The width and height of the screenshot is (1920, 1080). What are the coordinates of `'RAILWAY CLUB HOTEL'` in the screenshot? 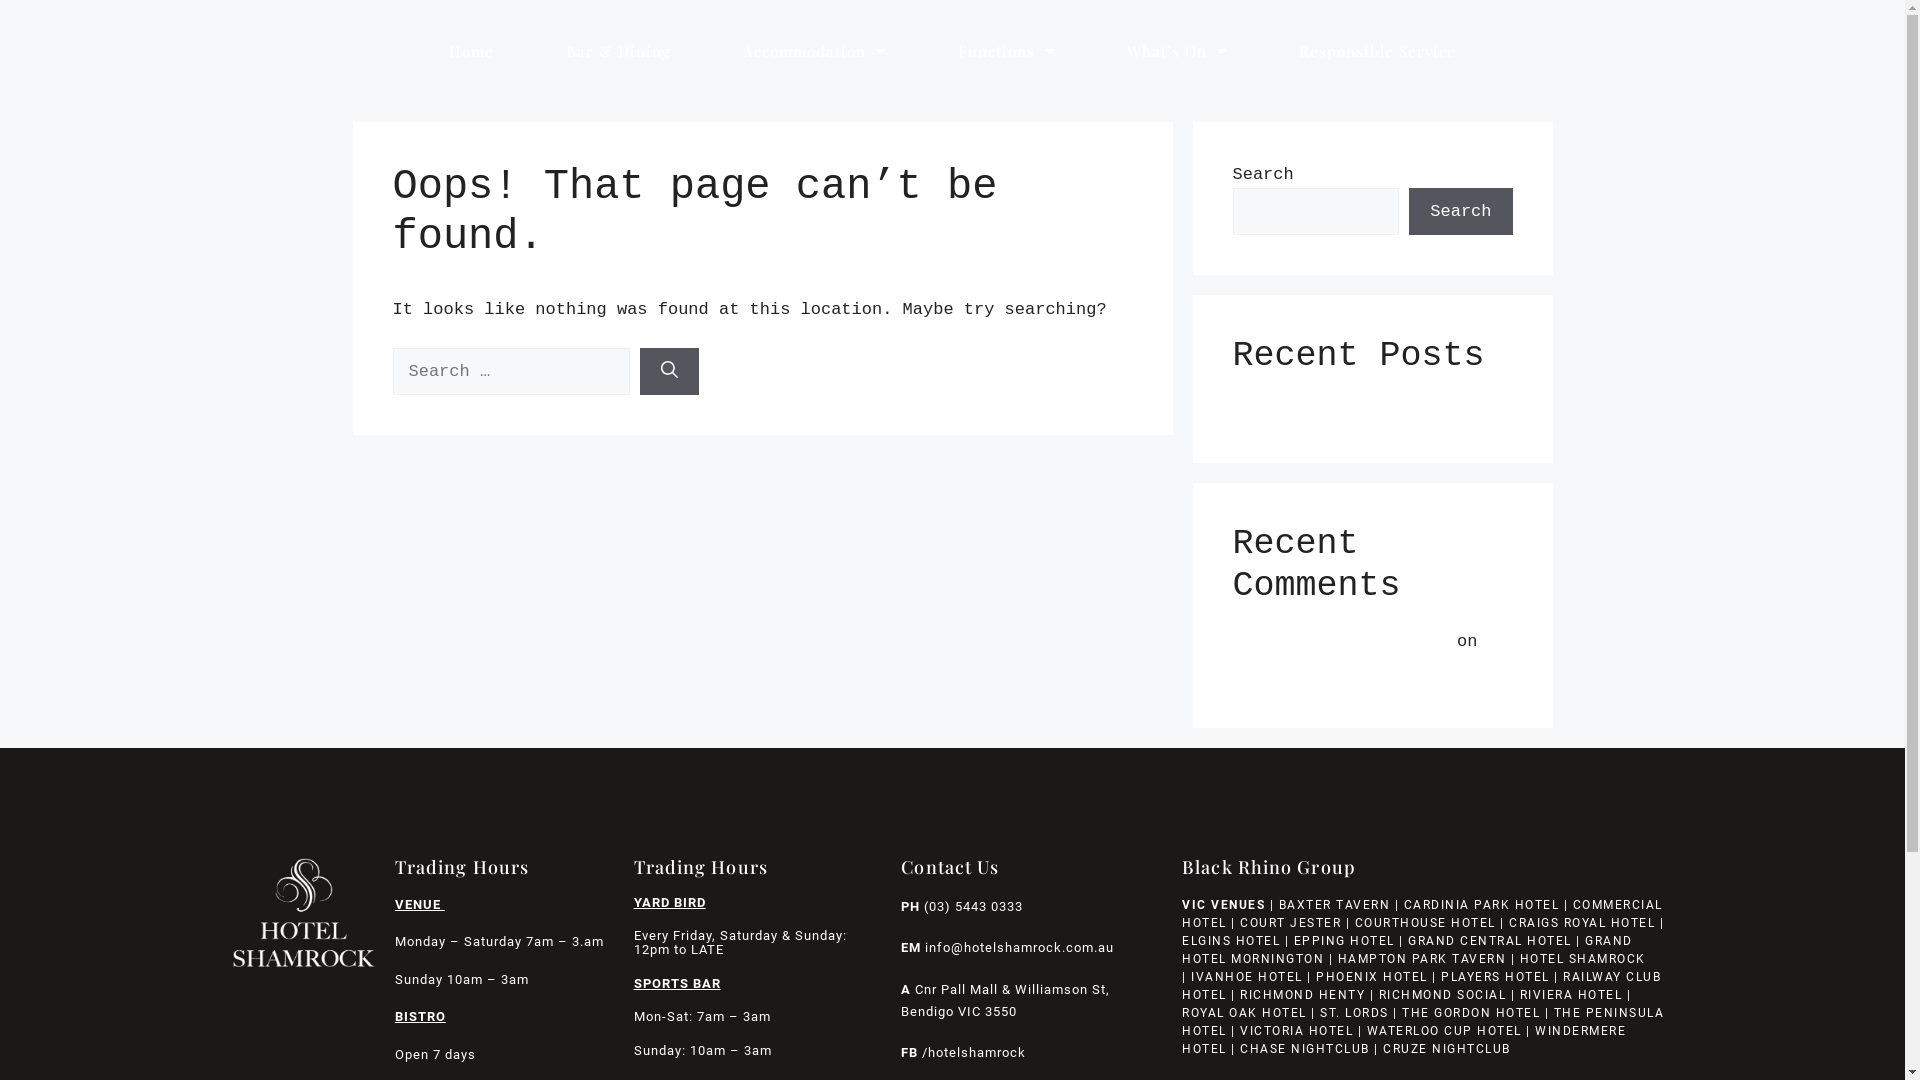 It's located at (1420, 985).